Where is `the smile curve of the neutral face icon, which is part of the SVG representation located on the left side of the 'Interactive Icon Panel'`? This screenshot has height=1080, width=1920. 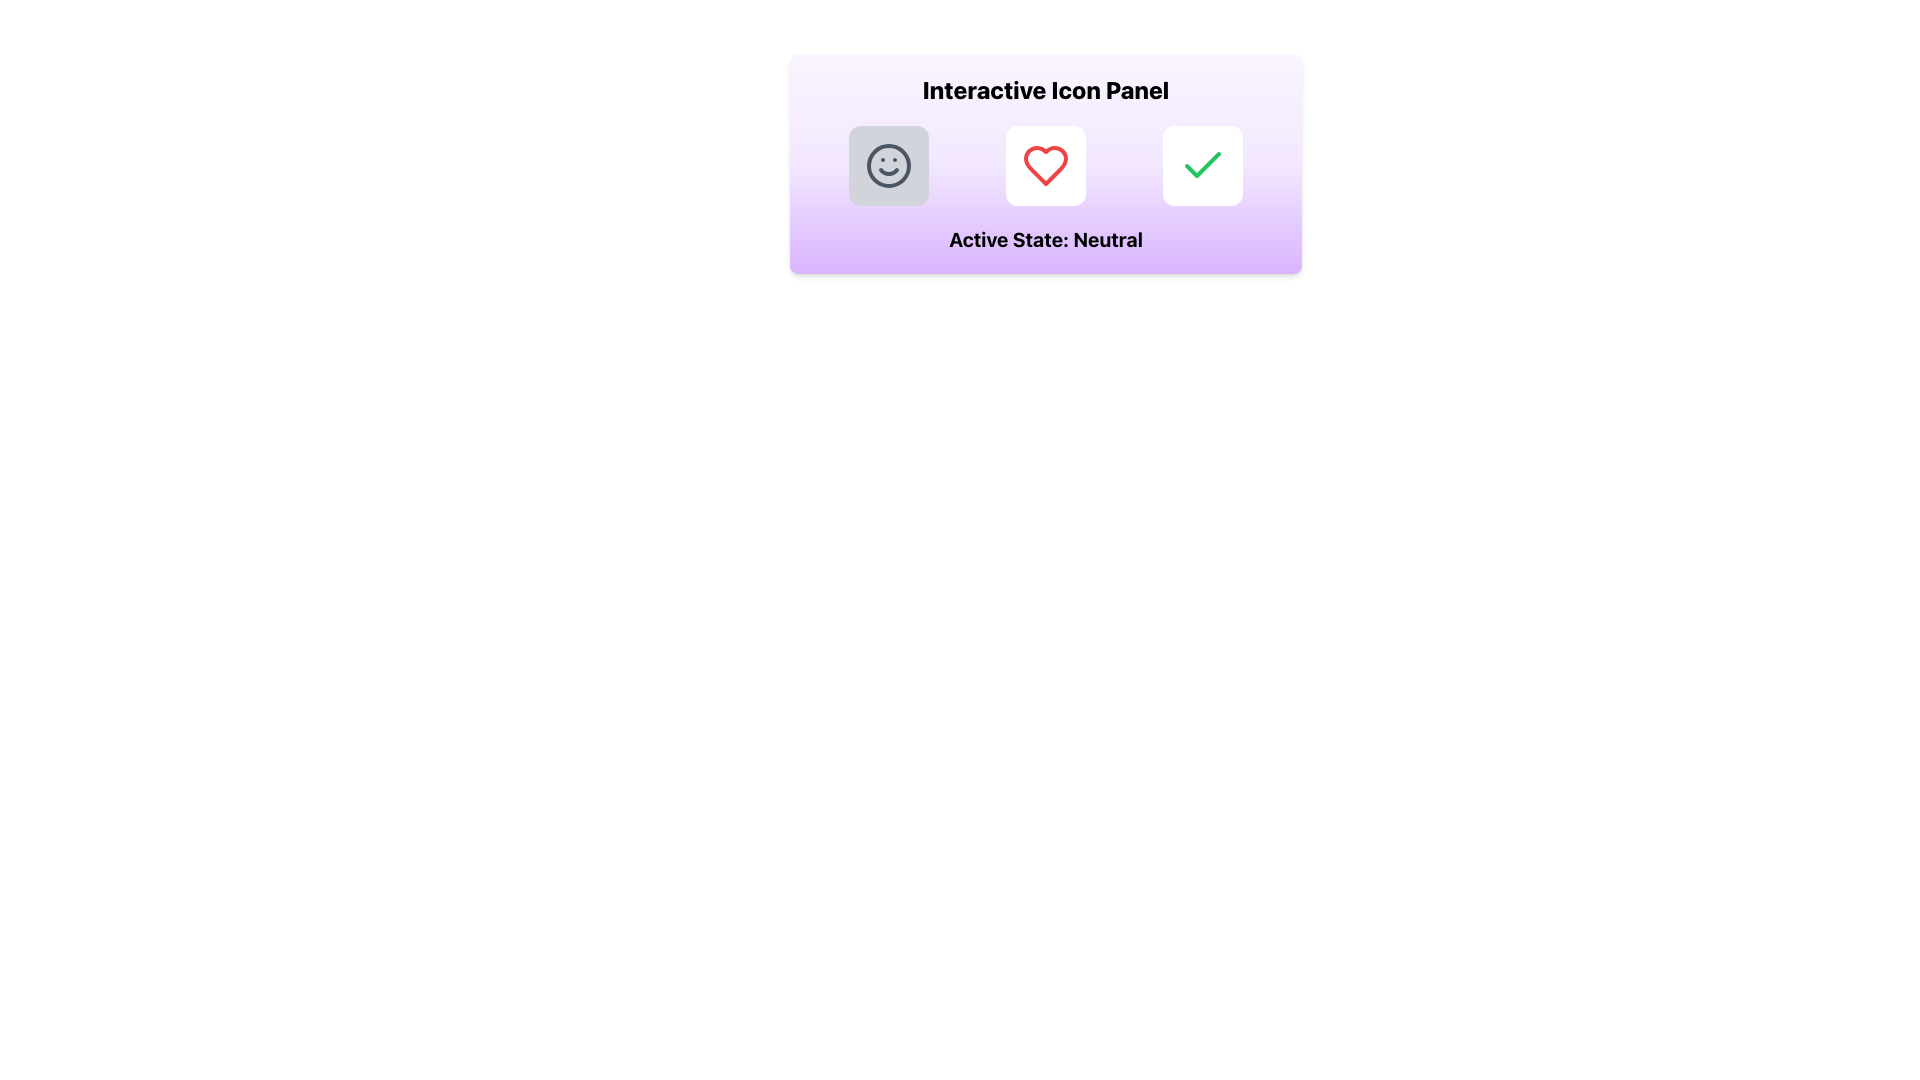 the smile curve of the neutral face icon, which is part of the SVG representation located on the left side of the 'Interactive Icon Panel' is located at coordinates (887, 171).